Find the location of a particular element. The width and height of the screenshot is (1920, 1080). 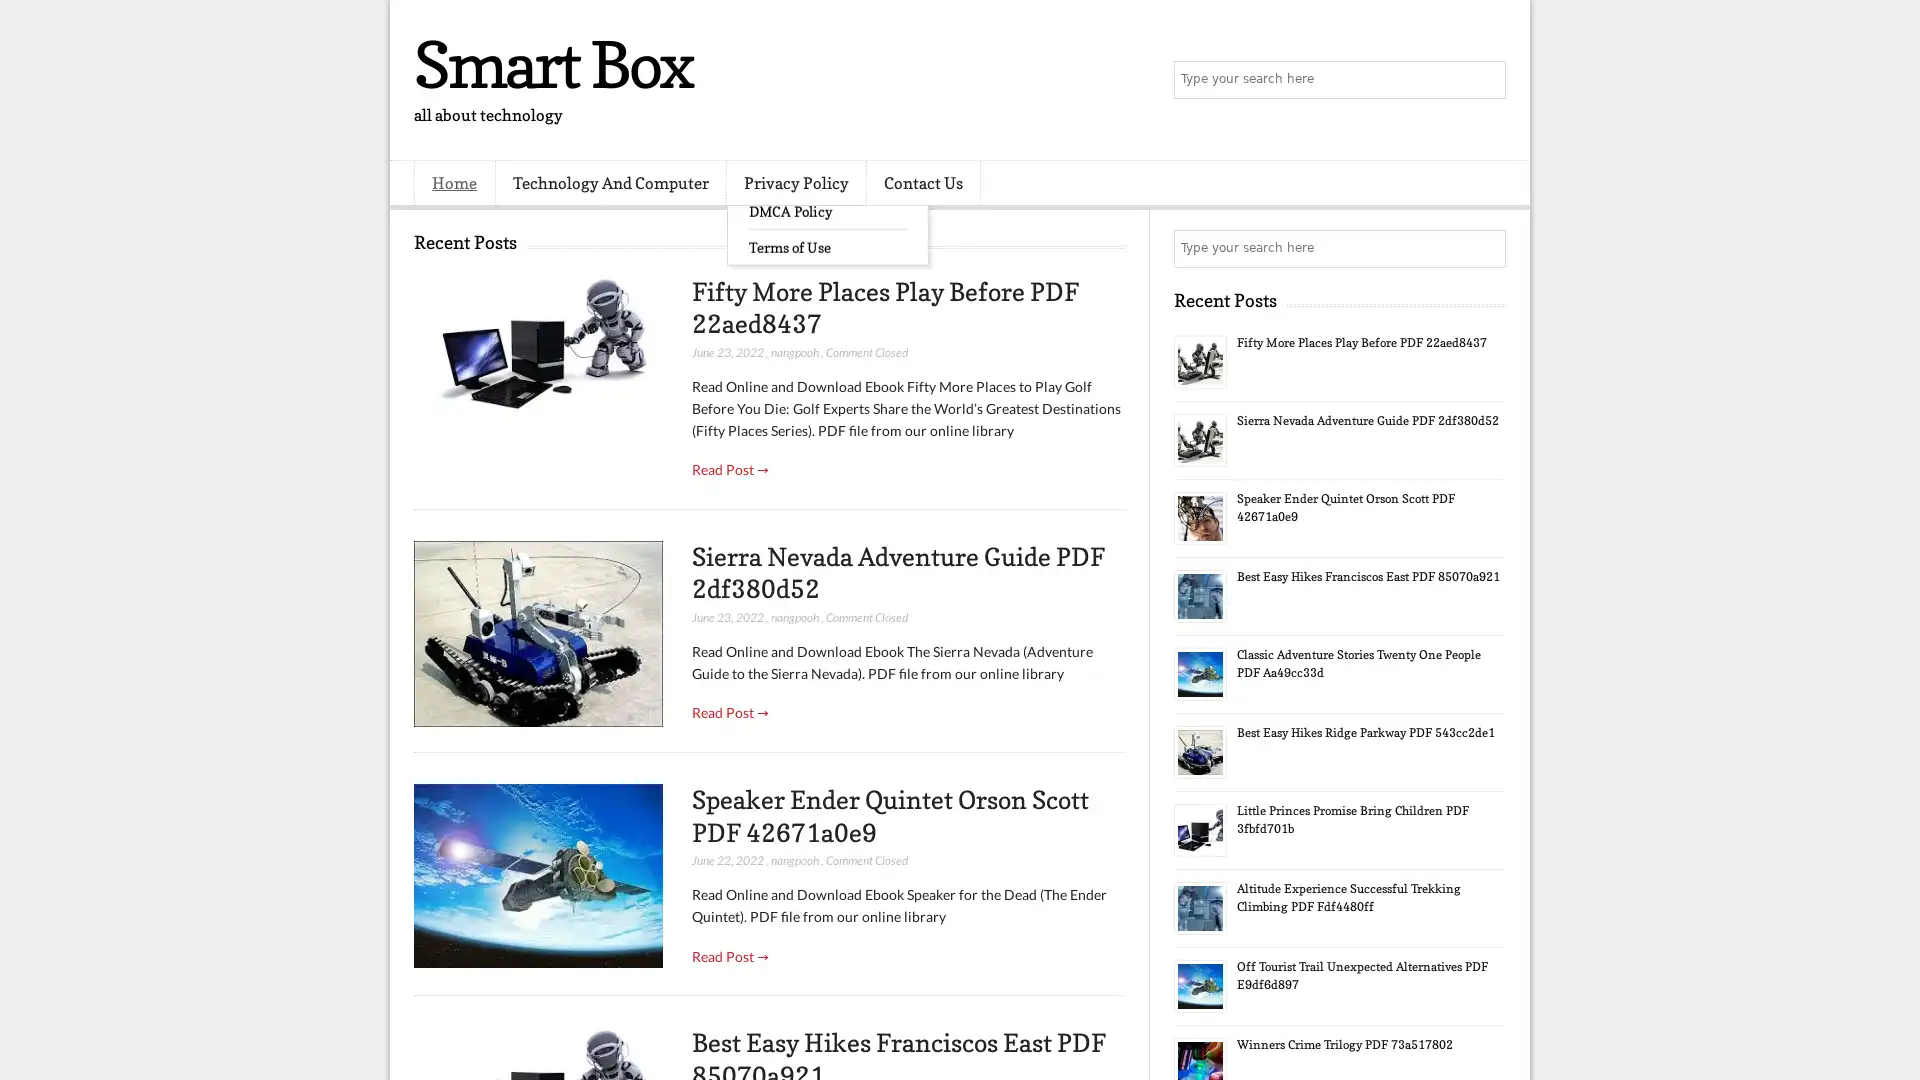

Search is located at coordinates (1485, 248).